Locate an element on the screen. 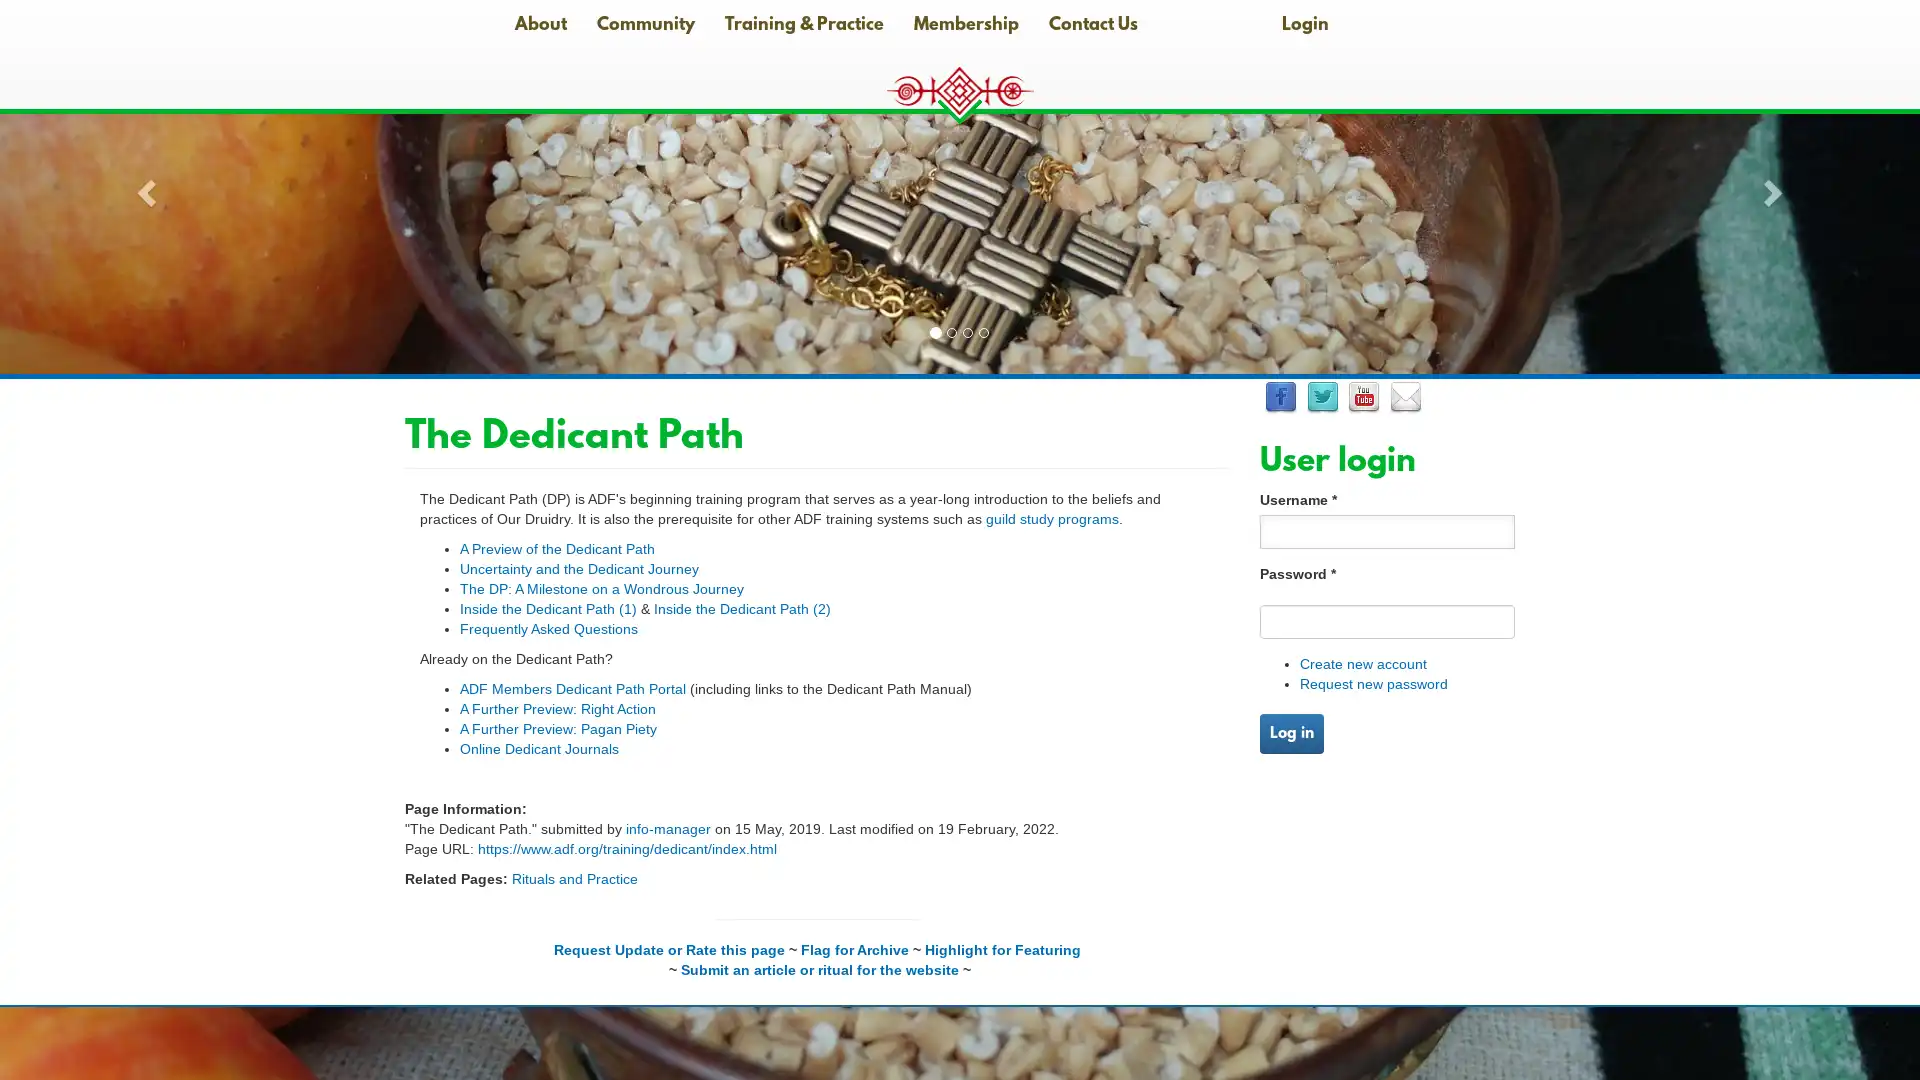 Image resolution: width=1920 pixels, height=1080 pixels. Log in is located at coordinates (1291, 732).